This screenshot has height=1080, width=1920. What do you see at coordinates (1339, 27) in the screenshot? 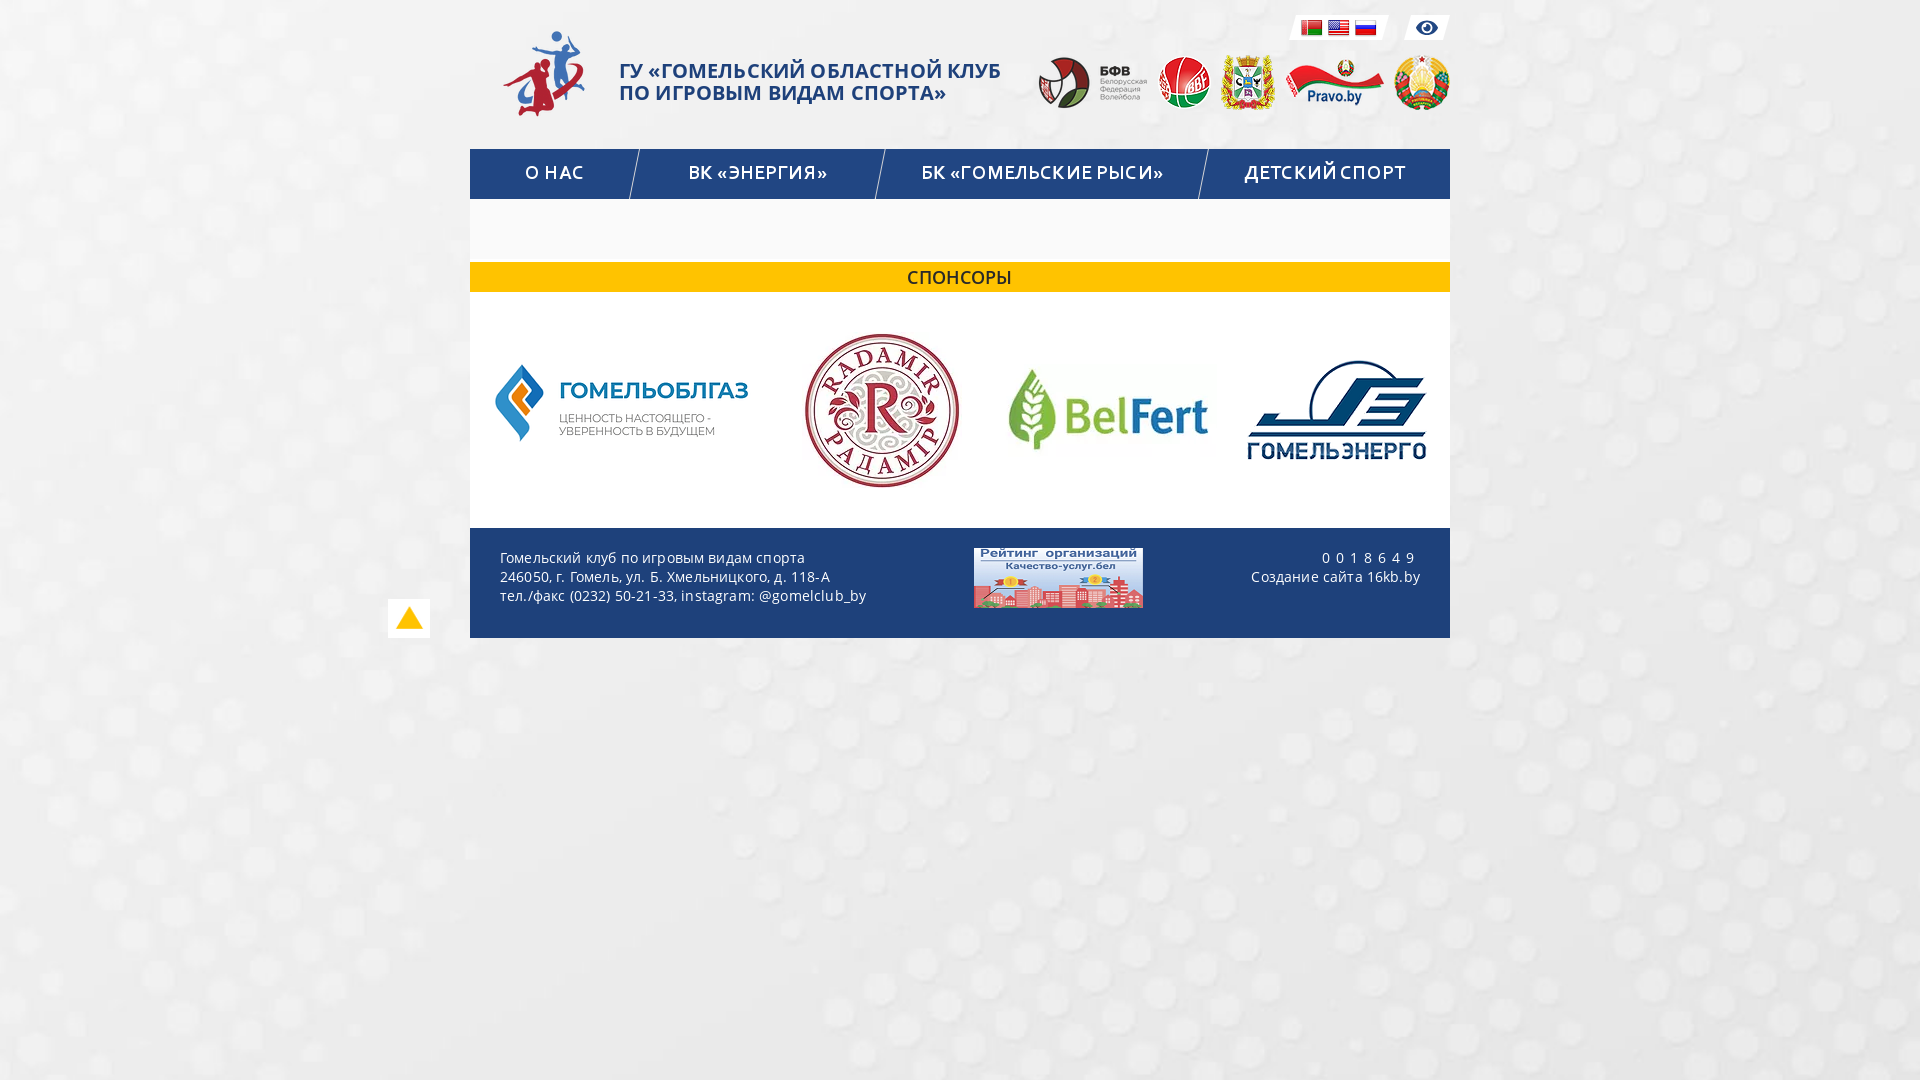
I see `'English'` at bounding box center [1339, 27].